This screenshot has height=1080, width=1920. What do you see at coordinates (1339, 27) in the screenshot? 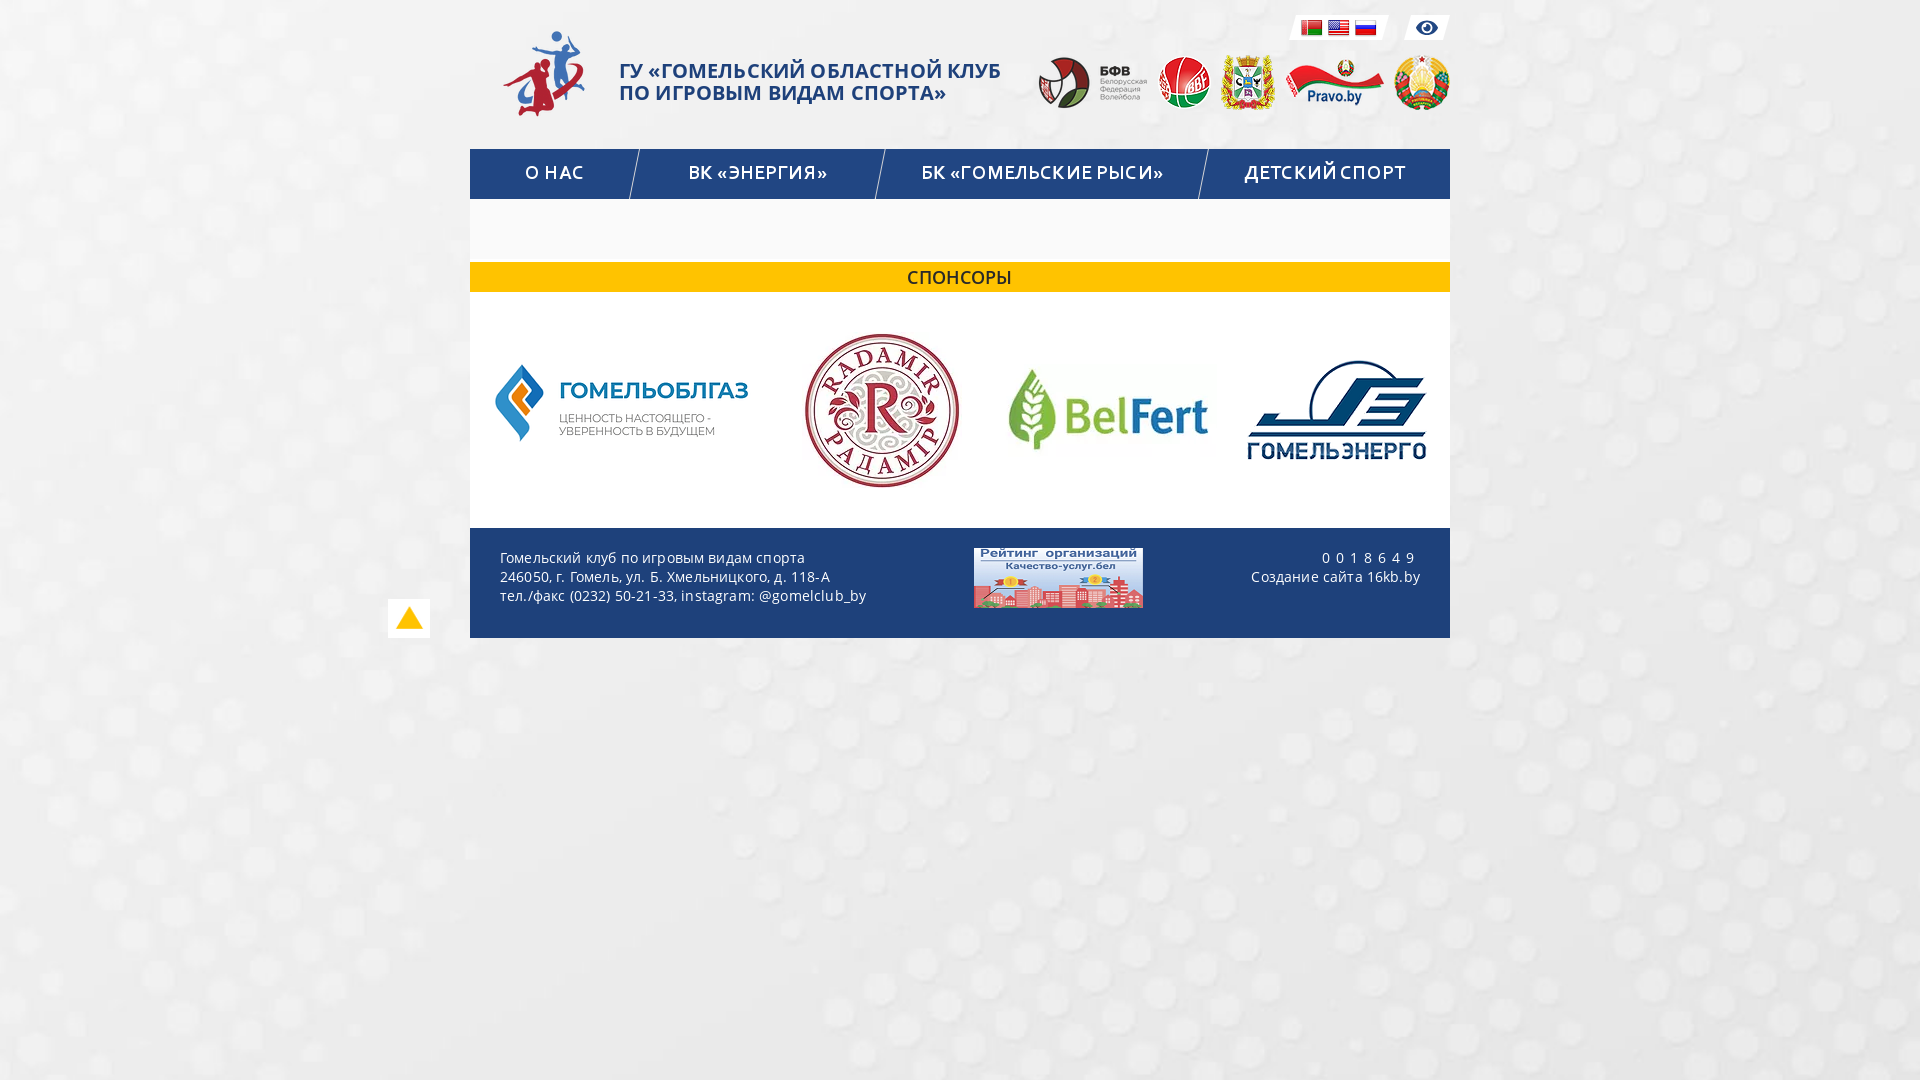
I see `'English'` at bounding box center [1339, 27].